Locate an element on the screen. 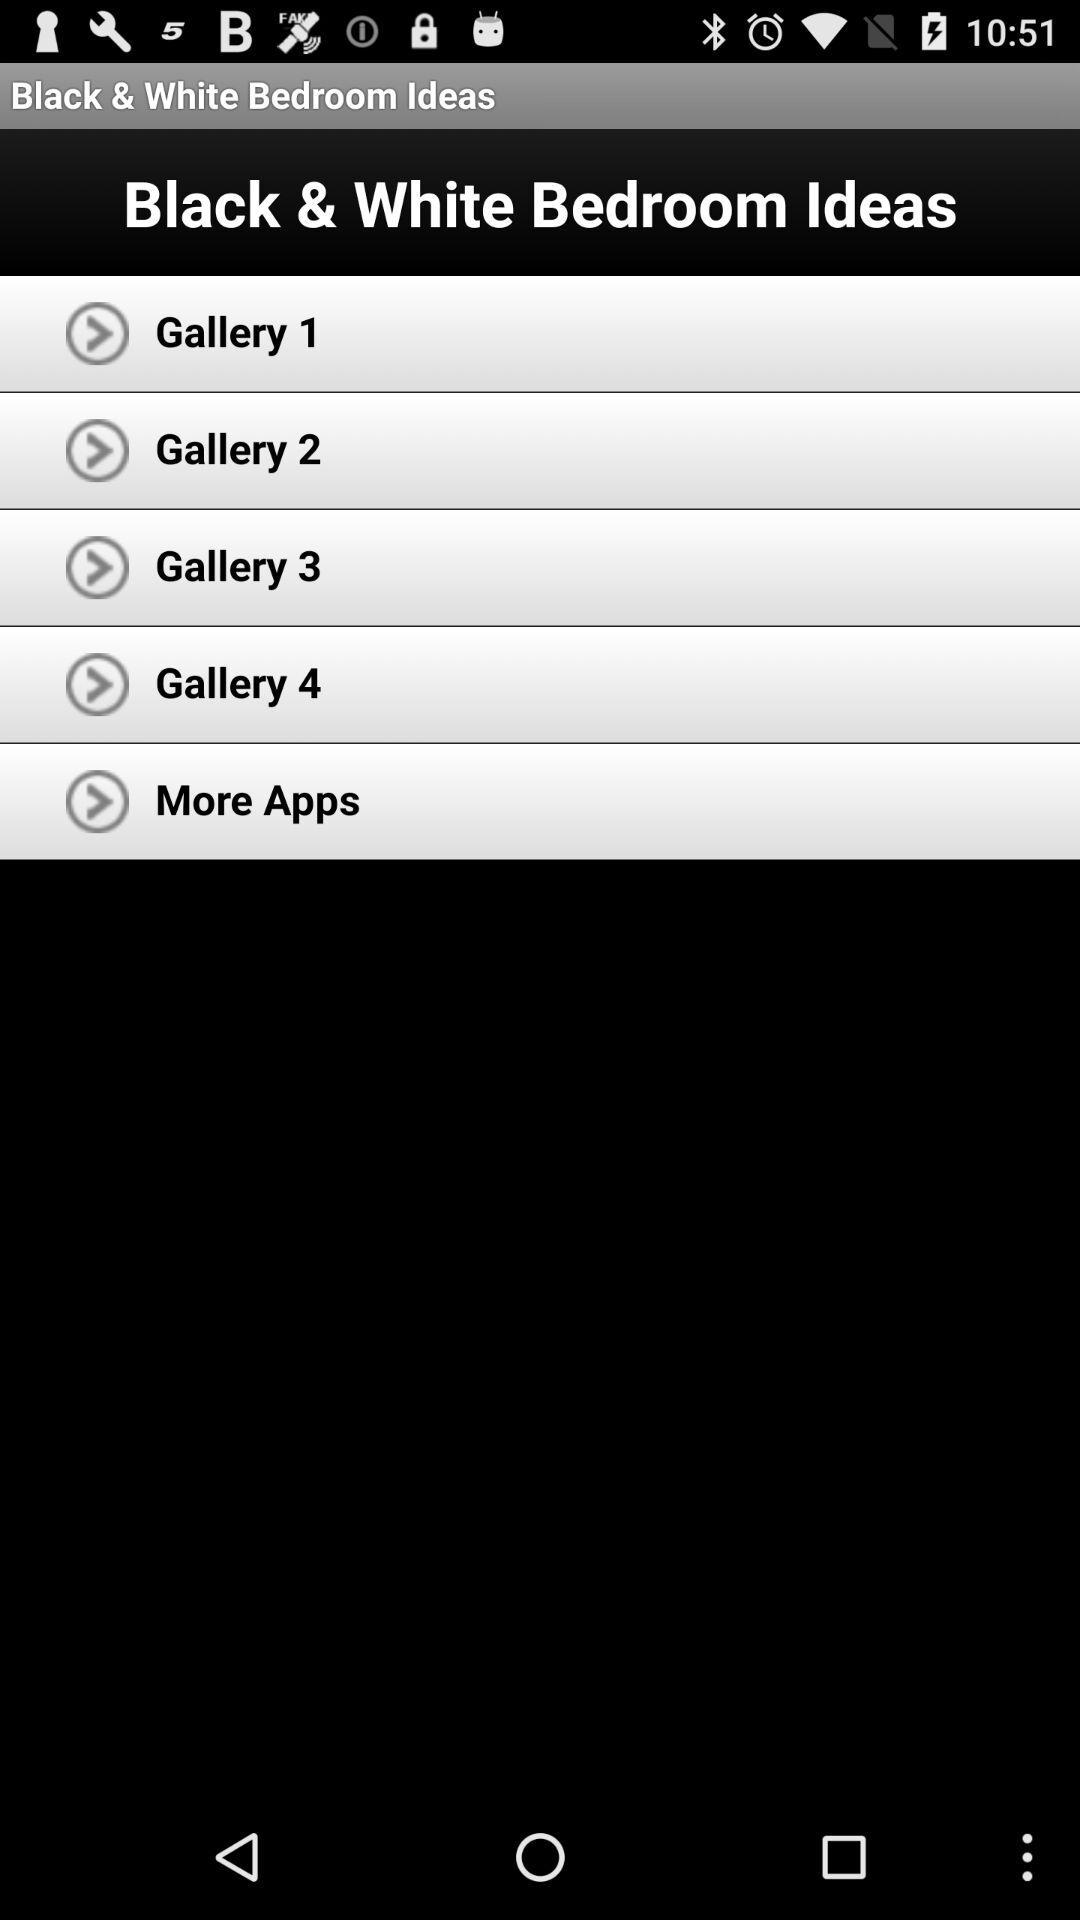  more apps app is located at coordinates (257, 797).